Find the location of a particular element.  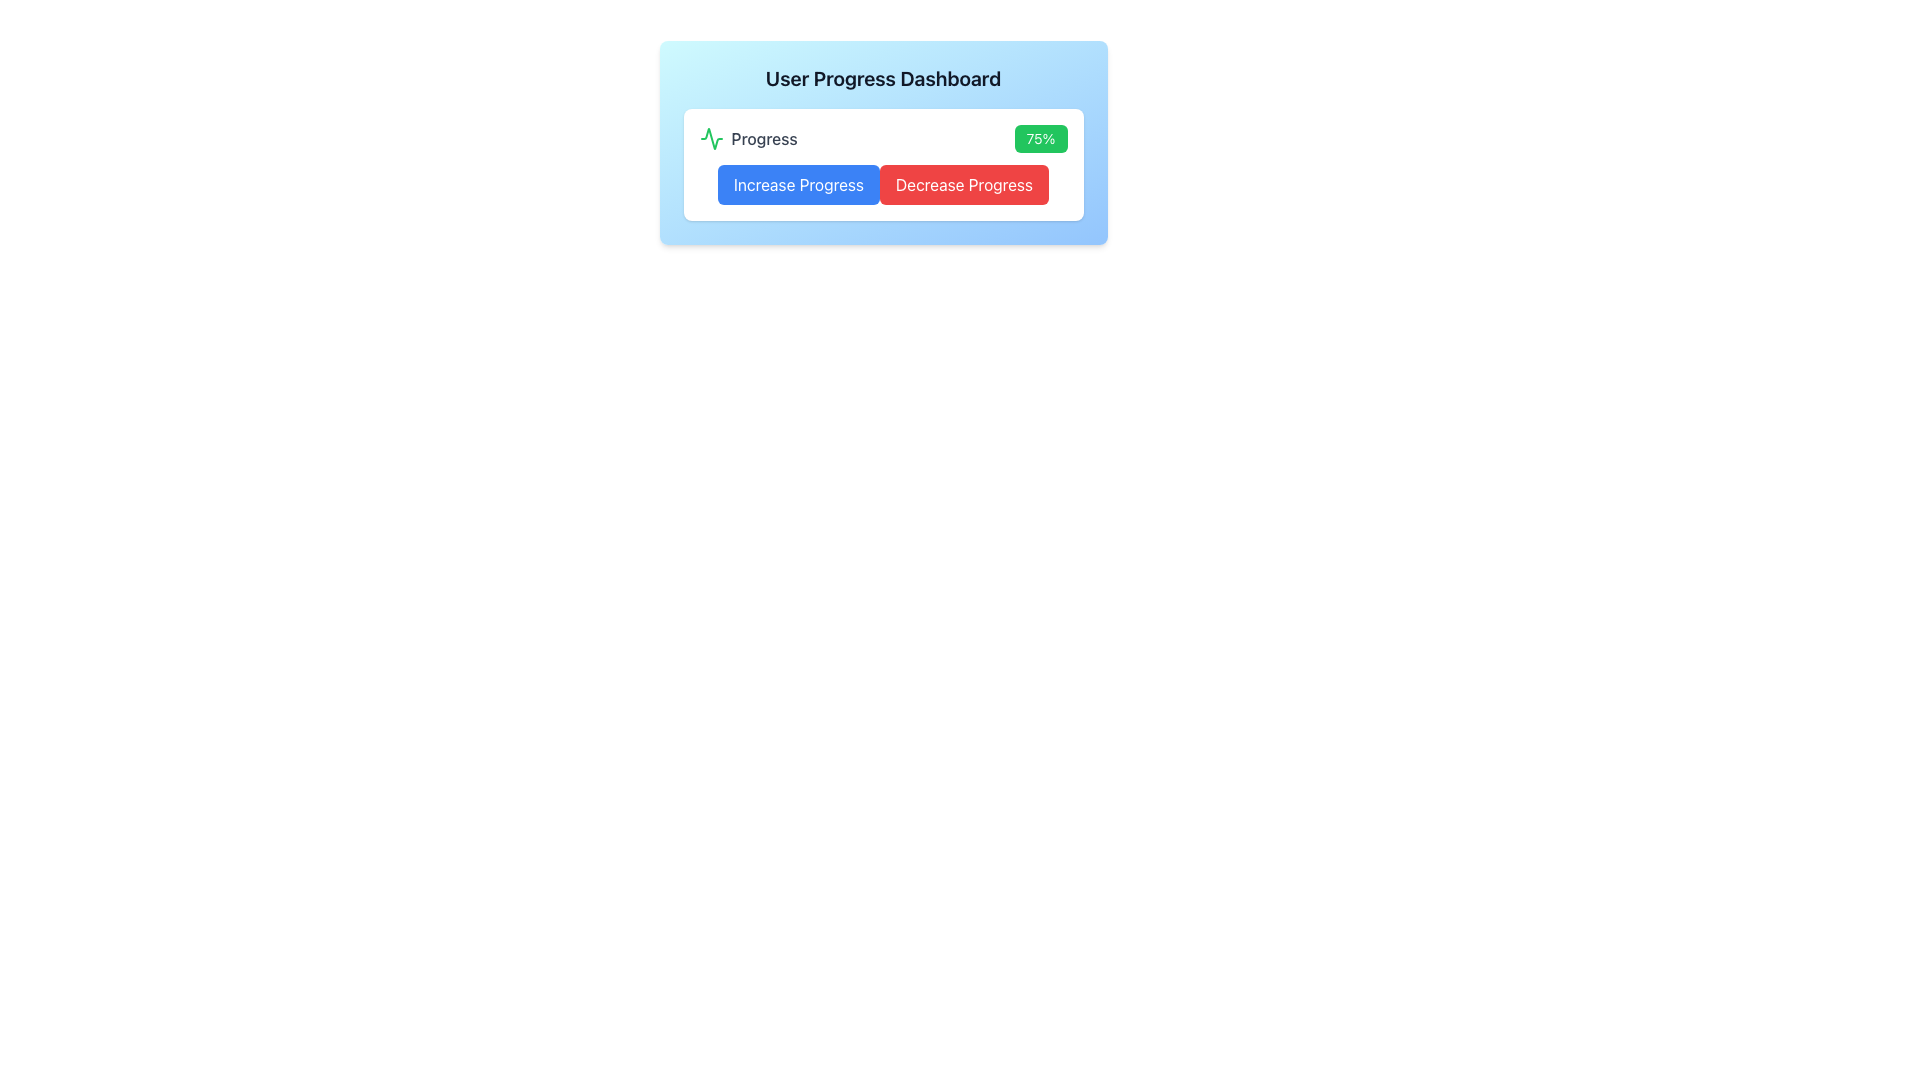

title text located at the top section of the card, which provides an overview of the content below is located at coordinates (882, 77).